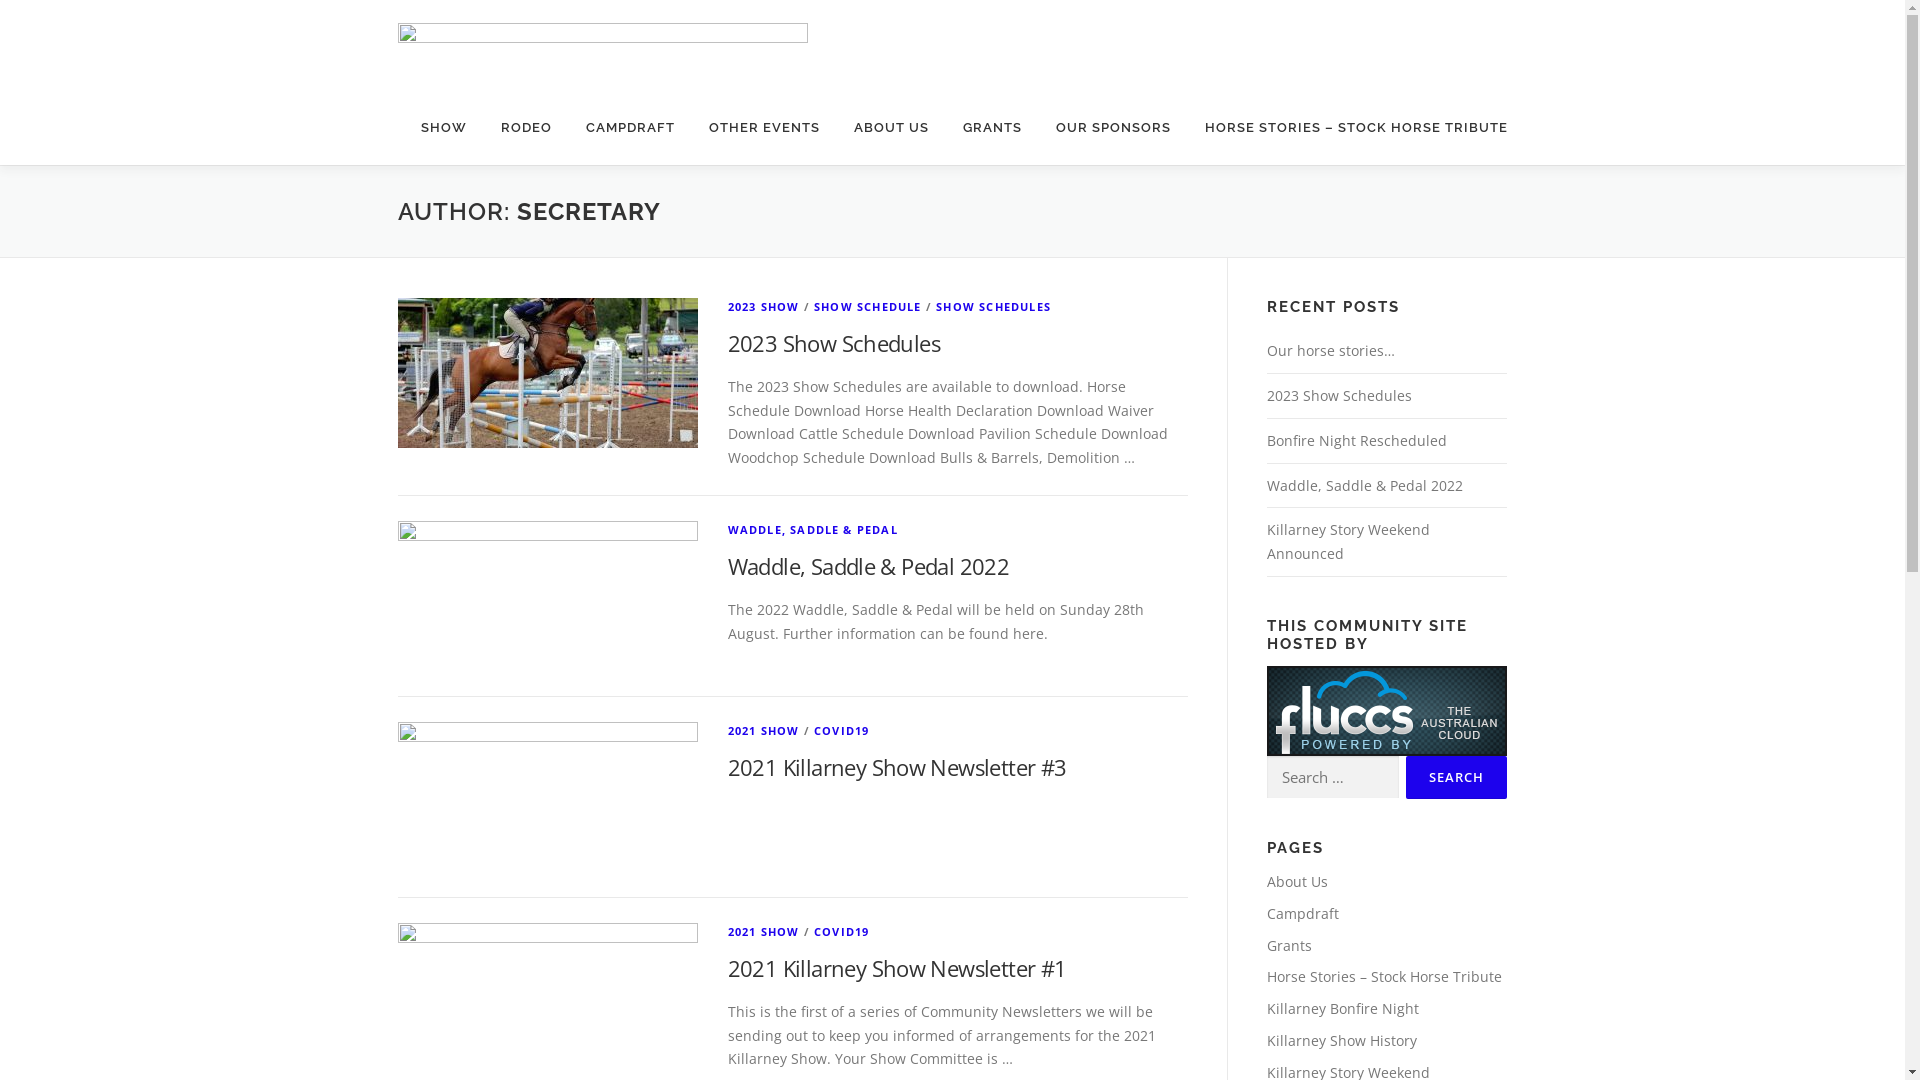 This screenshot has height=1080, width=1920. What do you see at coordinates (1342, 1008) in the screenshot?
I see `'Killarney Bonfire Night'` at bounding box center [1342, 1008].